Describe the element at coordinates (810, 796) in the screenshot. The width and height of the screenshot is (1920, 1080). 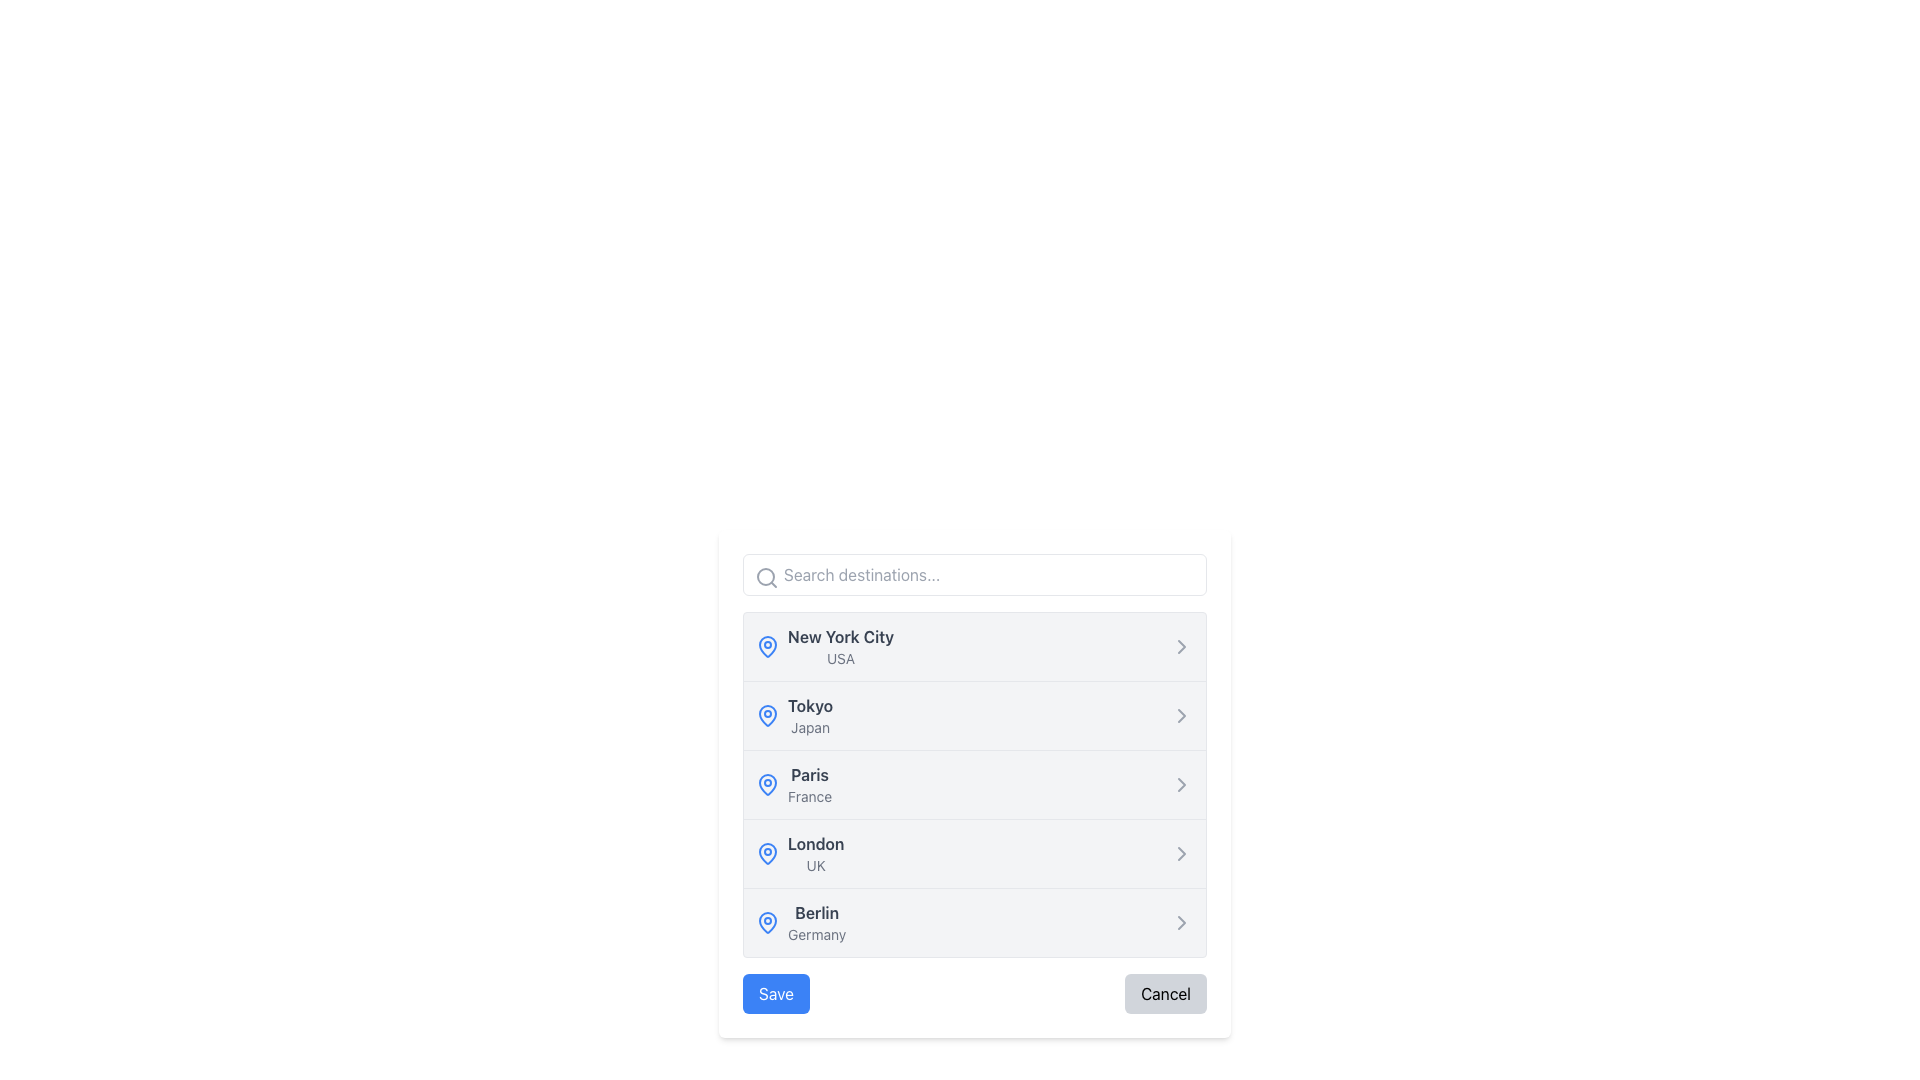
I see `text label that denotes the country associated with the city 'Paris', located directly under it in the list of locations` at that location.